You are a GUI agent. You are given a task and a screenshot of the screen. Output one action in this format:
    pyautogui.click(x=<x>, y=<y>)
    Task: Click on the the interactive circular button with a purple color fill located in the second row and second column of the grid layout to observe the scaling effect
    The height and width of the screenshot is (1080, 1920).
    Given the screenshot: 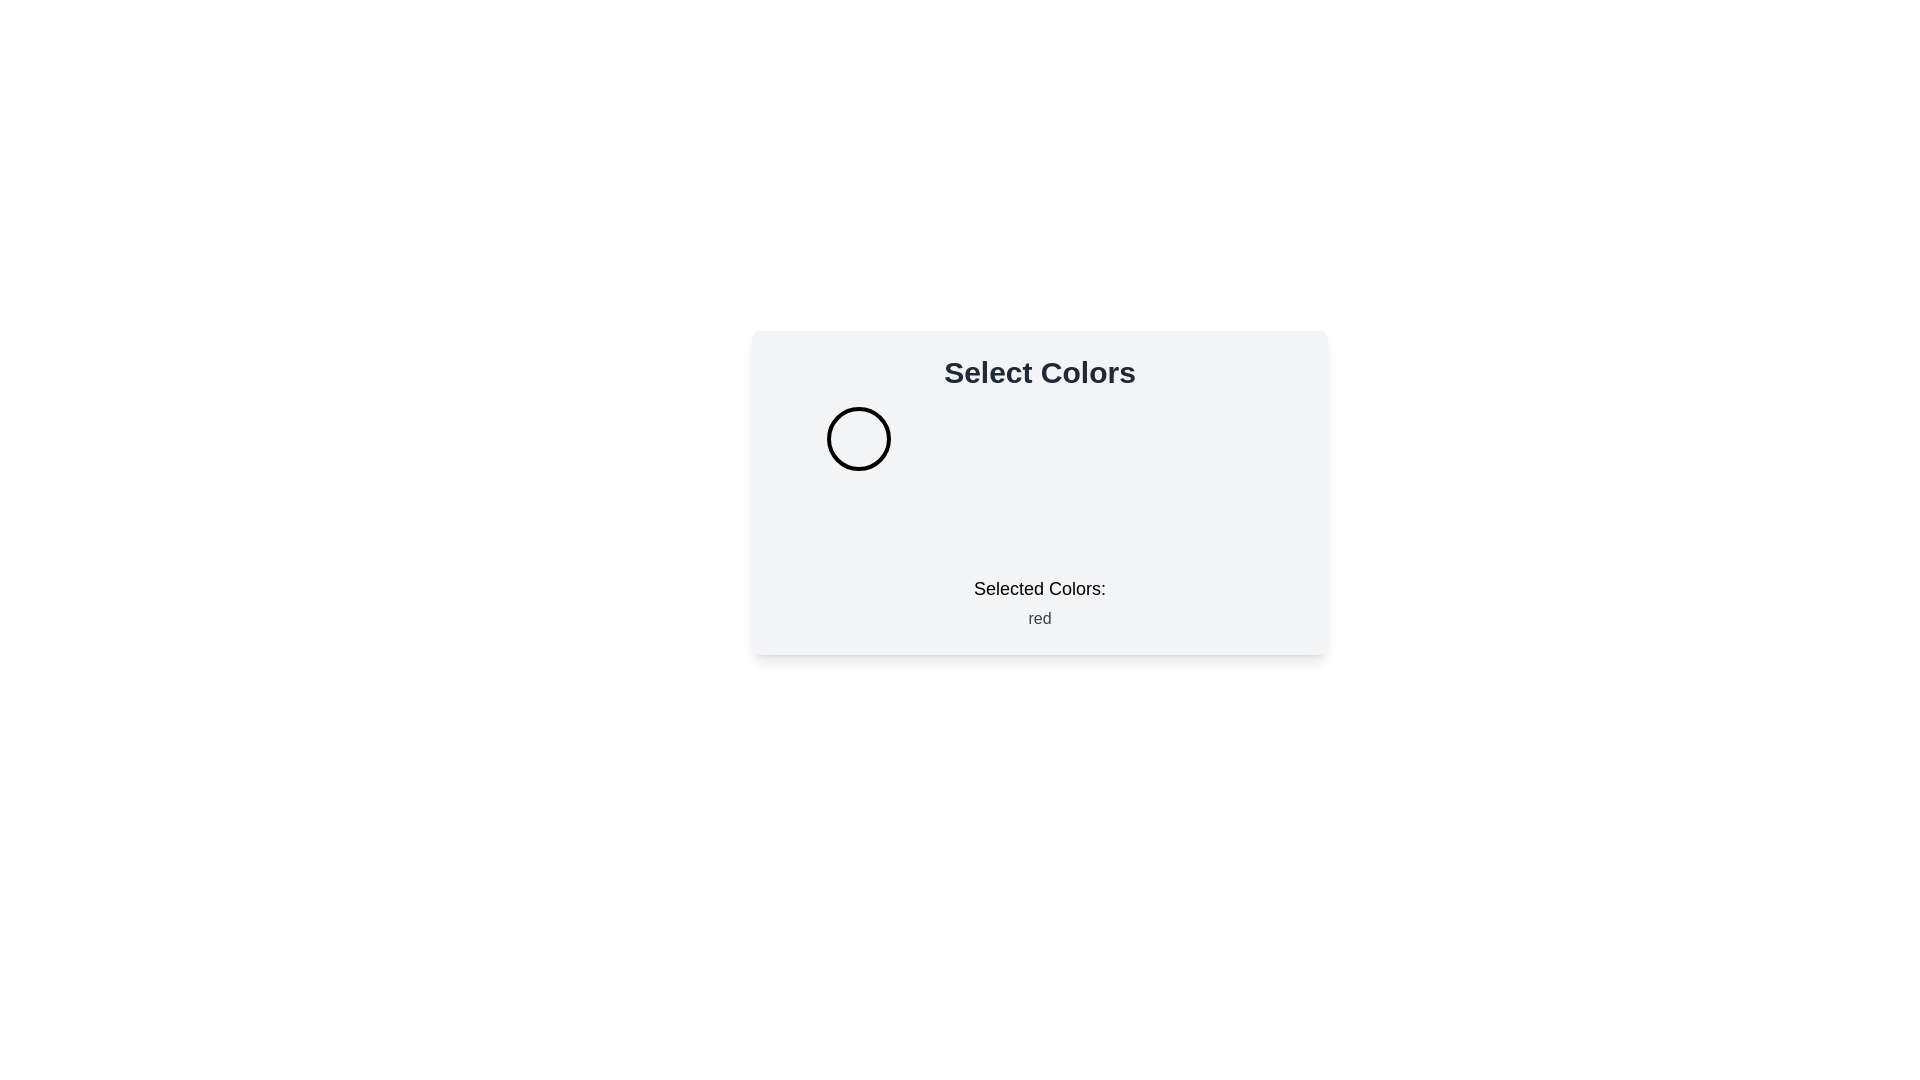 What is the action you would take?
    pyautogui.click(x=1040, y=518)
    